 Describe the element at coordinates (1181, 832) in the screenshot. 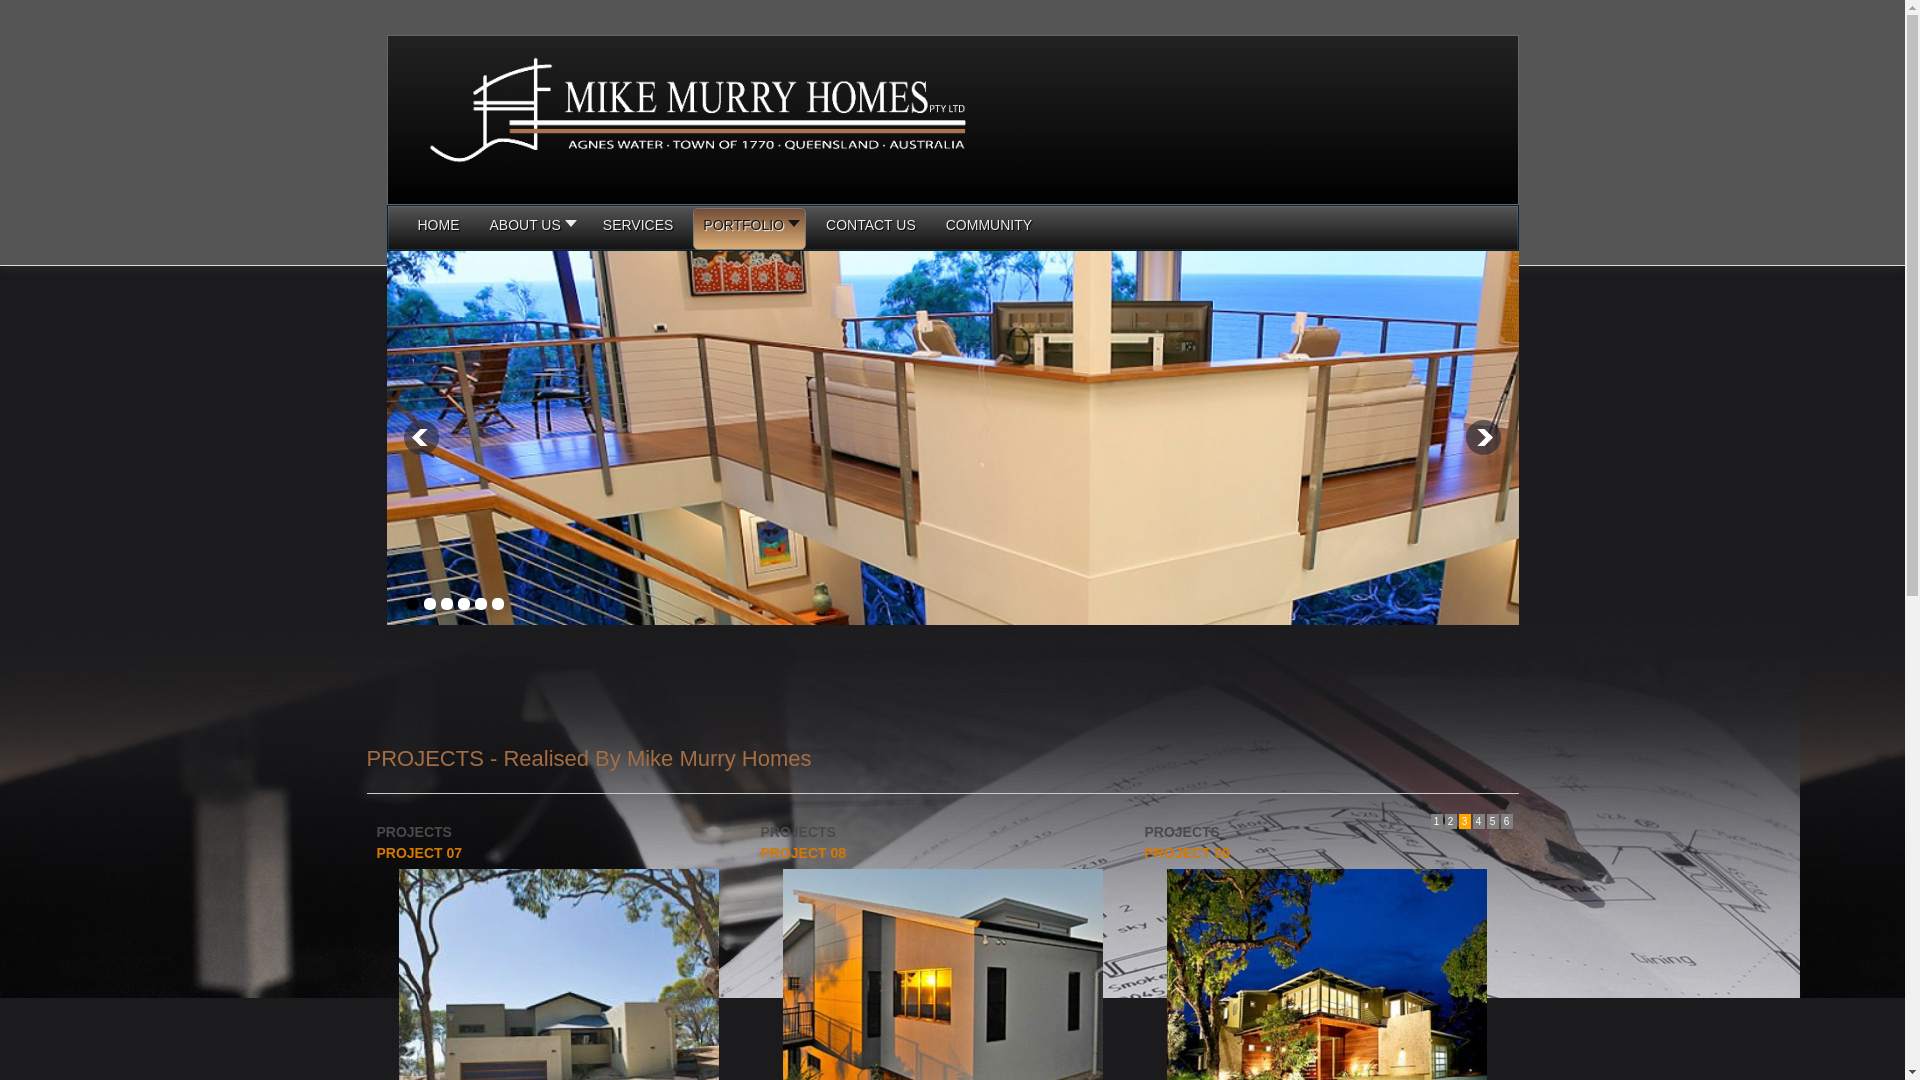

I see `'PROJECTS'` at that location.